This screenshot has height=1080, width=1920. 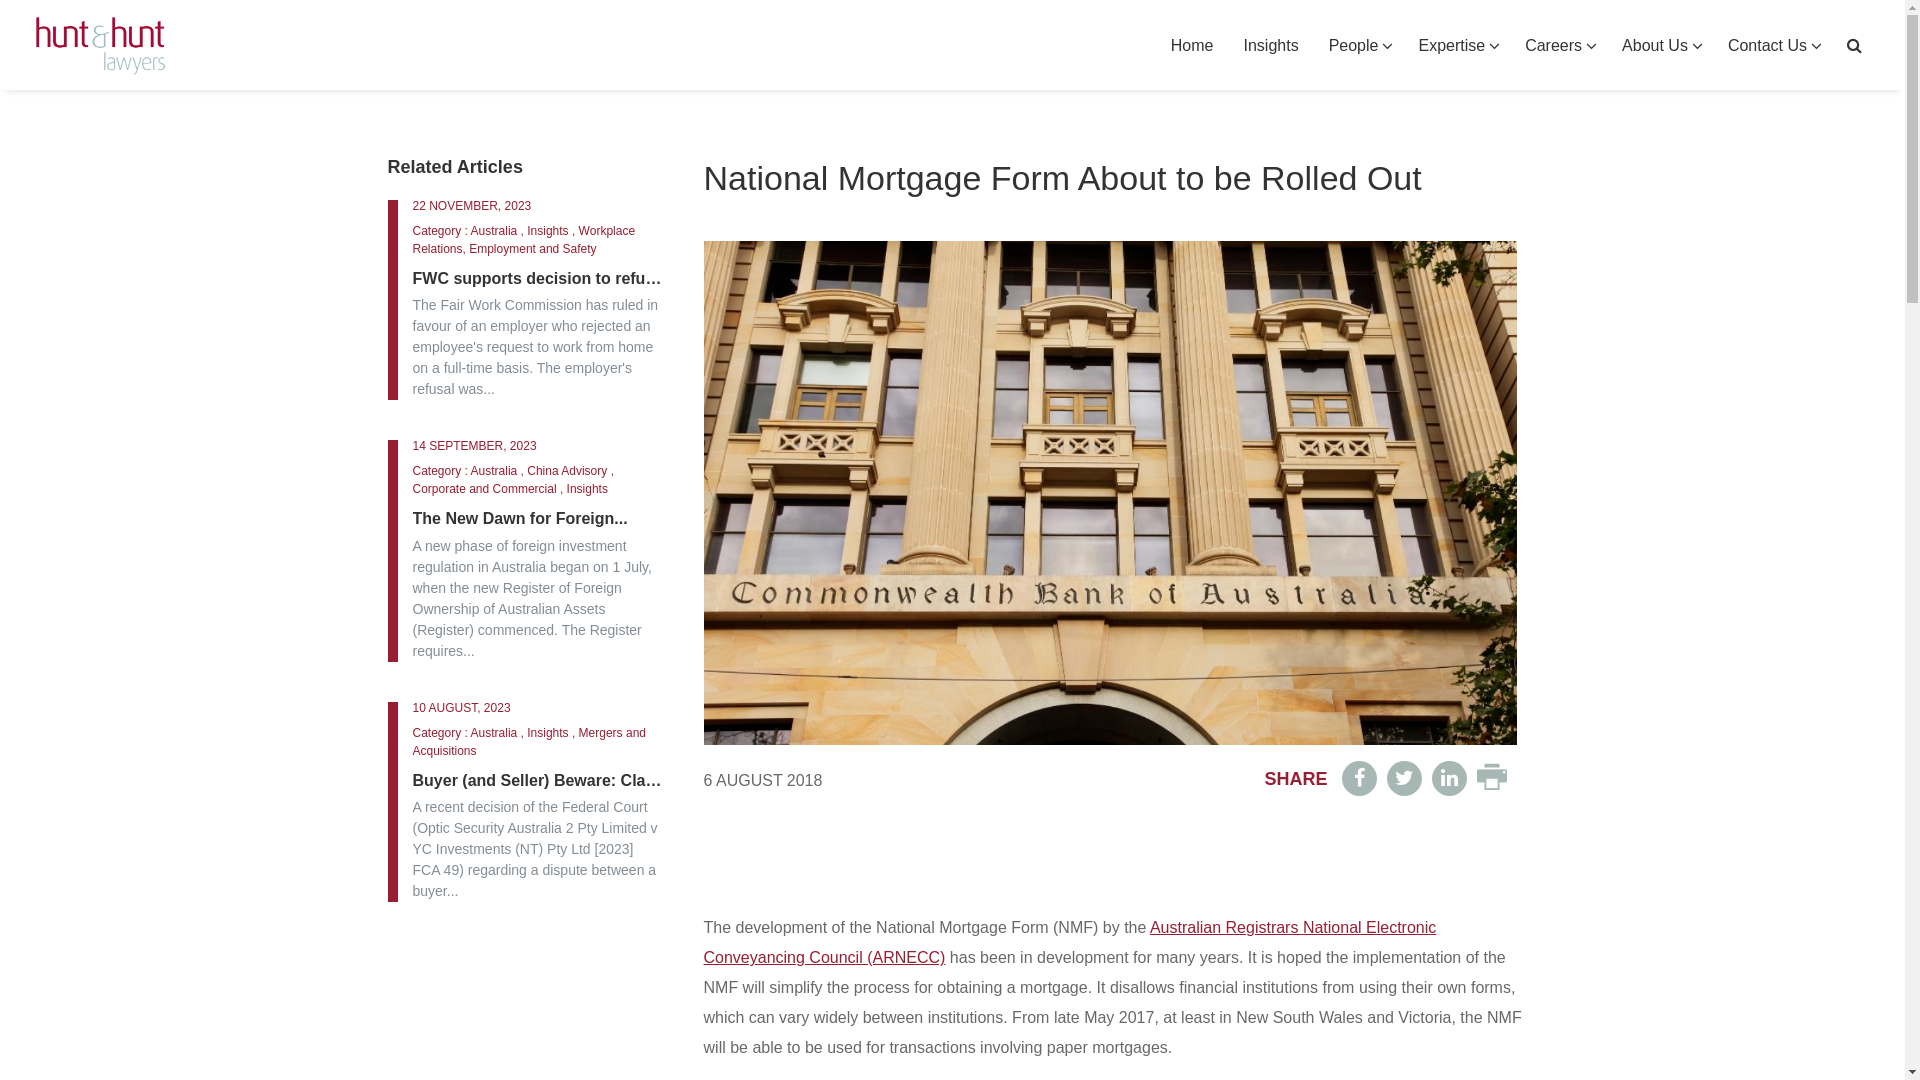 What do you see at coordinates (484, 489) in the screenshot?
I see `'Corporate and Commercial'` at bounding box center [484, 489].